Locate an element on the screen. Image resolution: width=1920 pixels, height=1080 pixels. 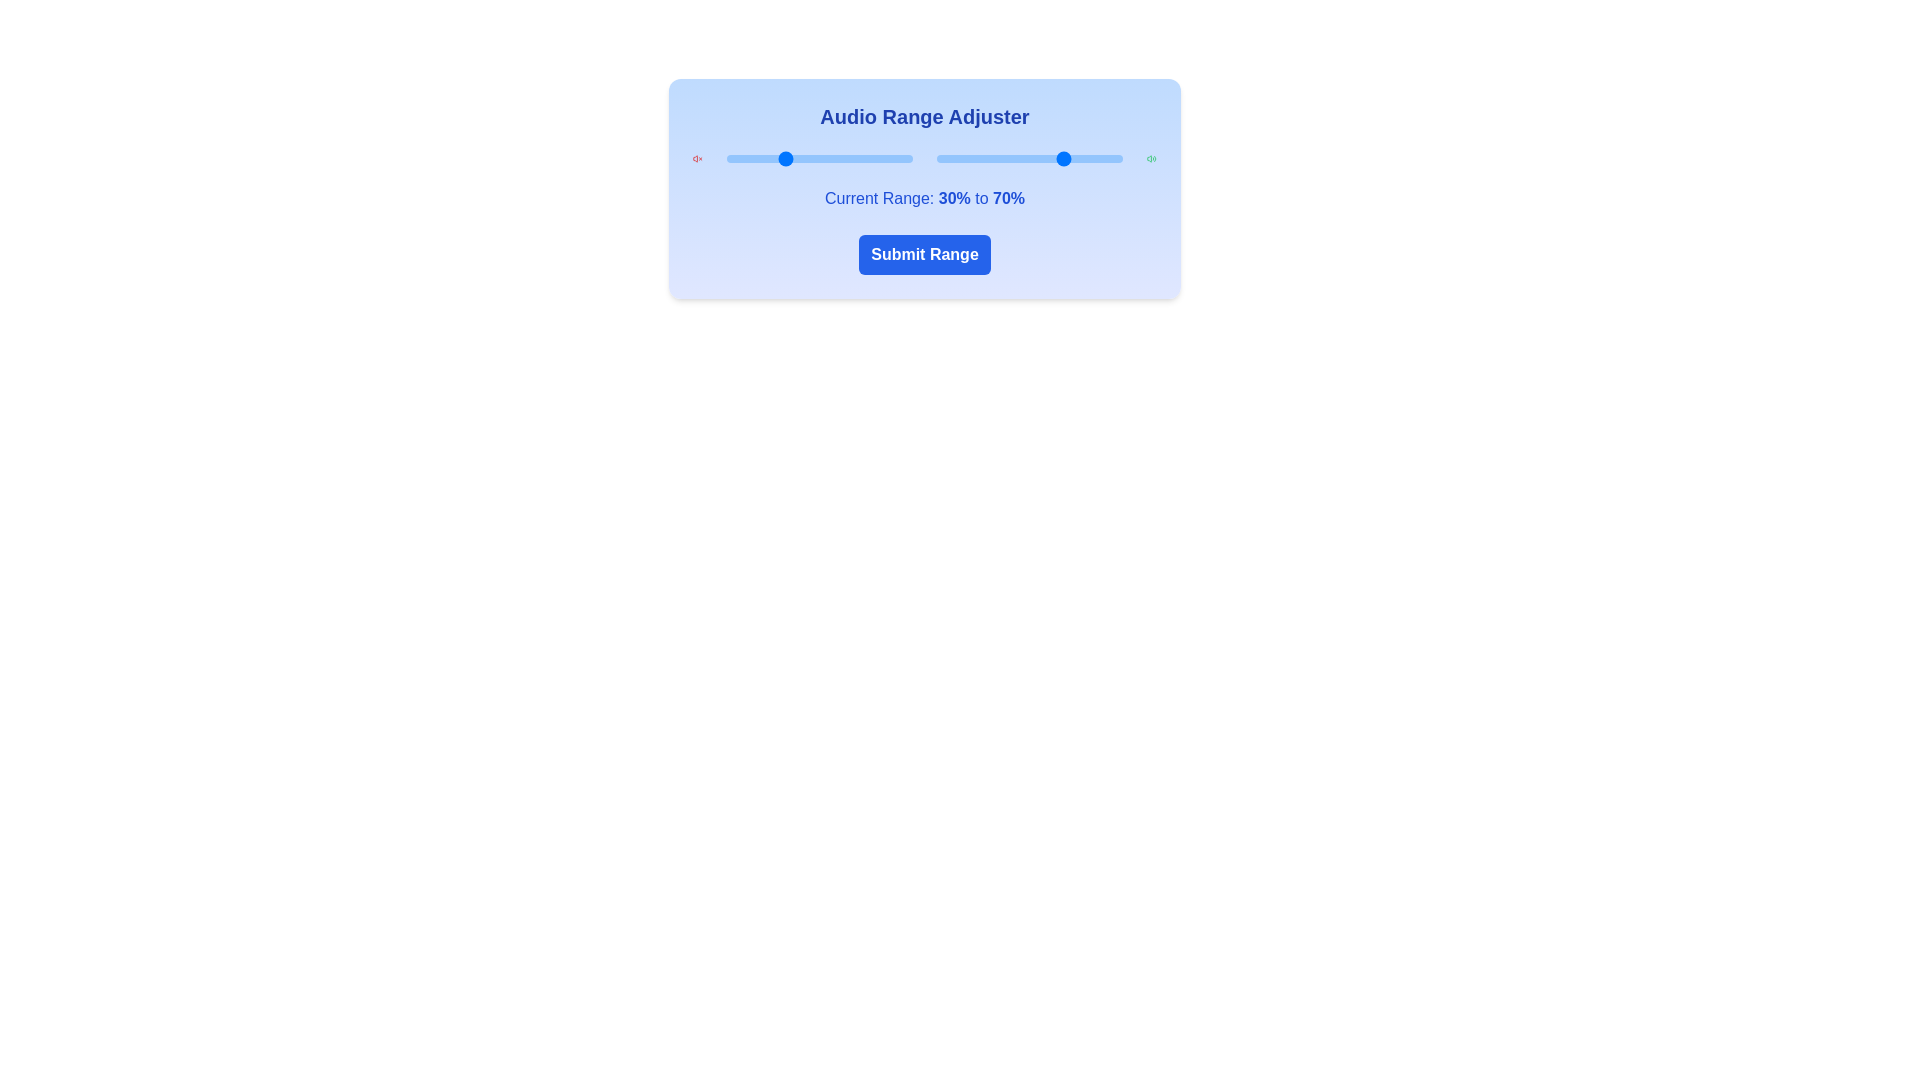
the slider is located at coordinates (794, 157).